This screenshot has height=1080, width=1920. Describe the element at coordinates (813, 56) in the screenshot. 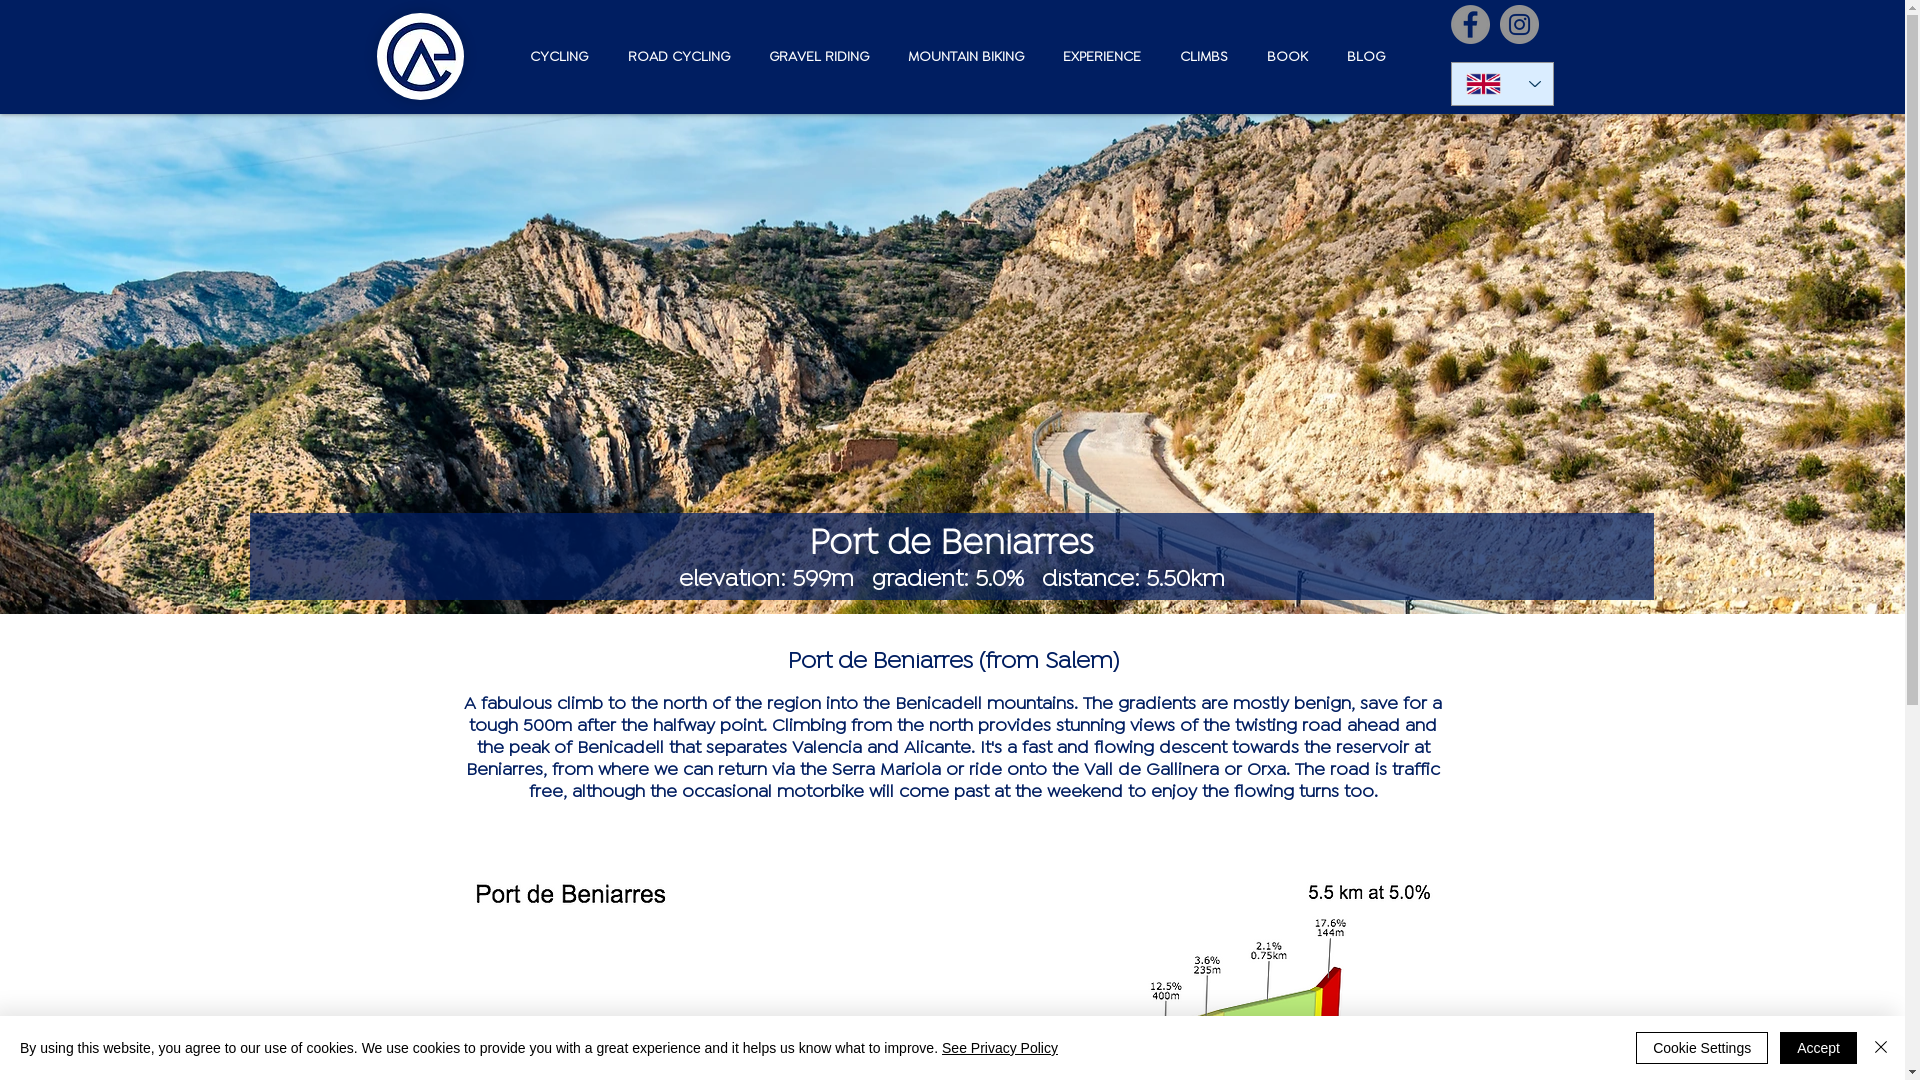

I see `'GRAVEL RIDING'` at that location.